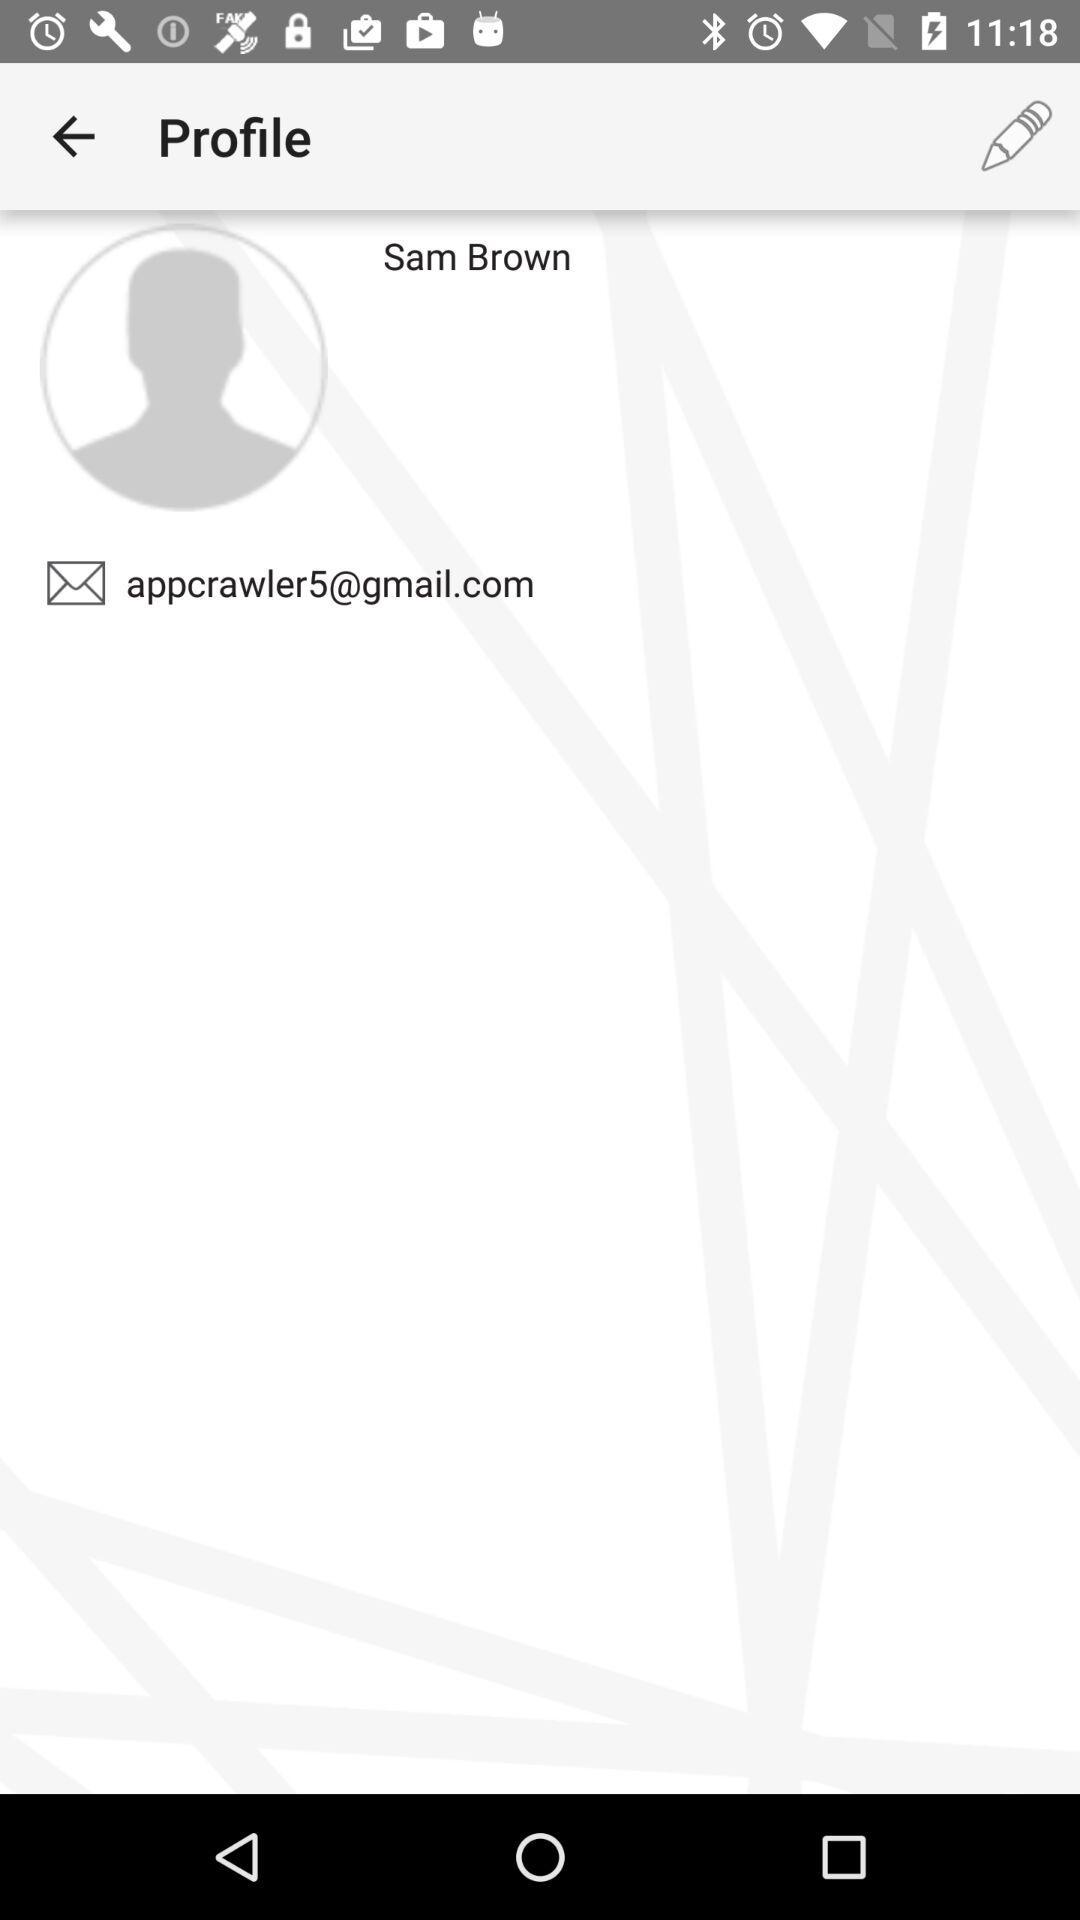 The height and width of the screenshot is (1920, 1080). Describe the element at coordinates (72, 135) in the screenshot. I see `item to the left of profile` at that location.